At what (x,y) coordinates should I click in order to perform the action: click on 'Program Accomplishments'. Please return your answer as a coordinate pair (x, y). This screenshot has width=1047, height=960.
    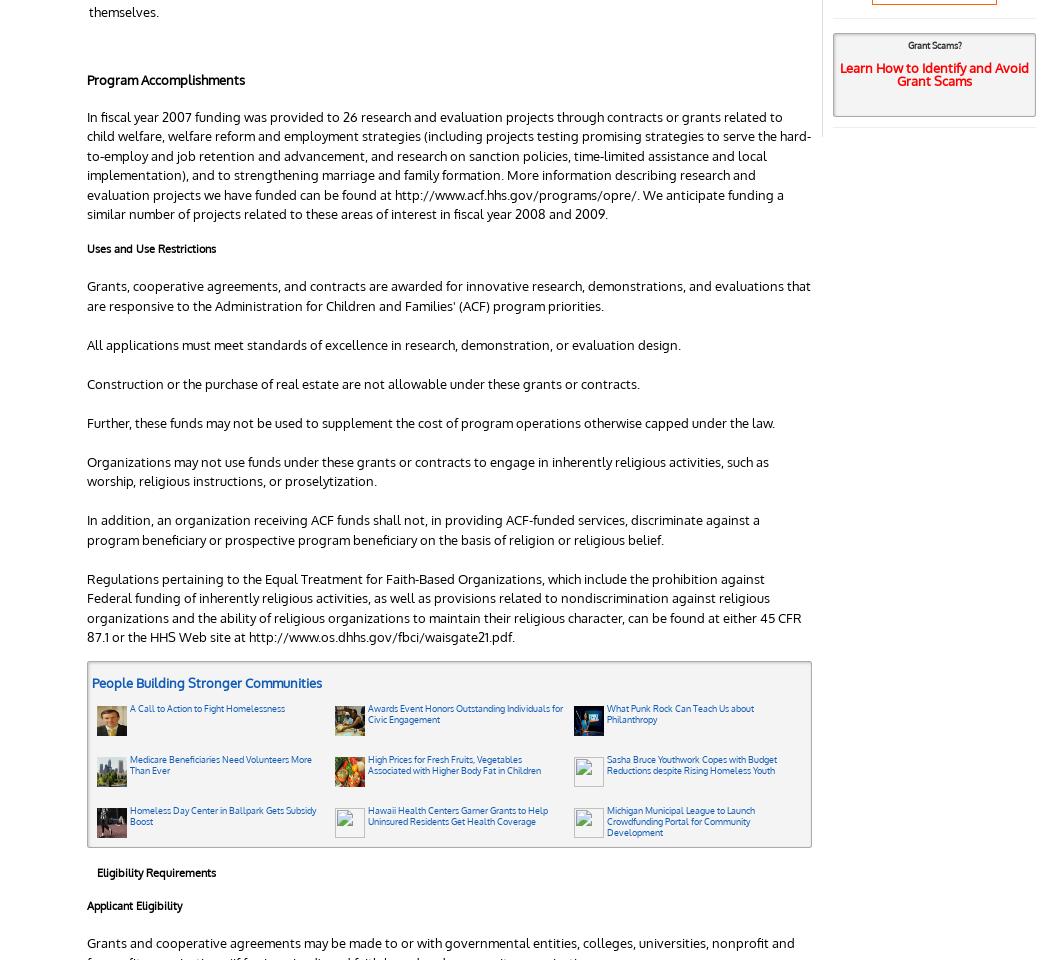
    Looking at the image, I should click on (165, 79).